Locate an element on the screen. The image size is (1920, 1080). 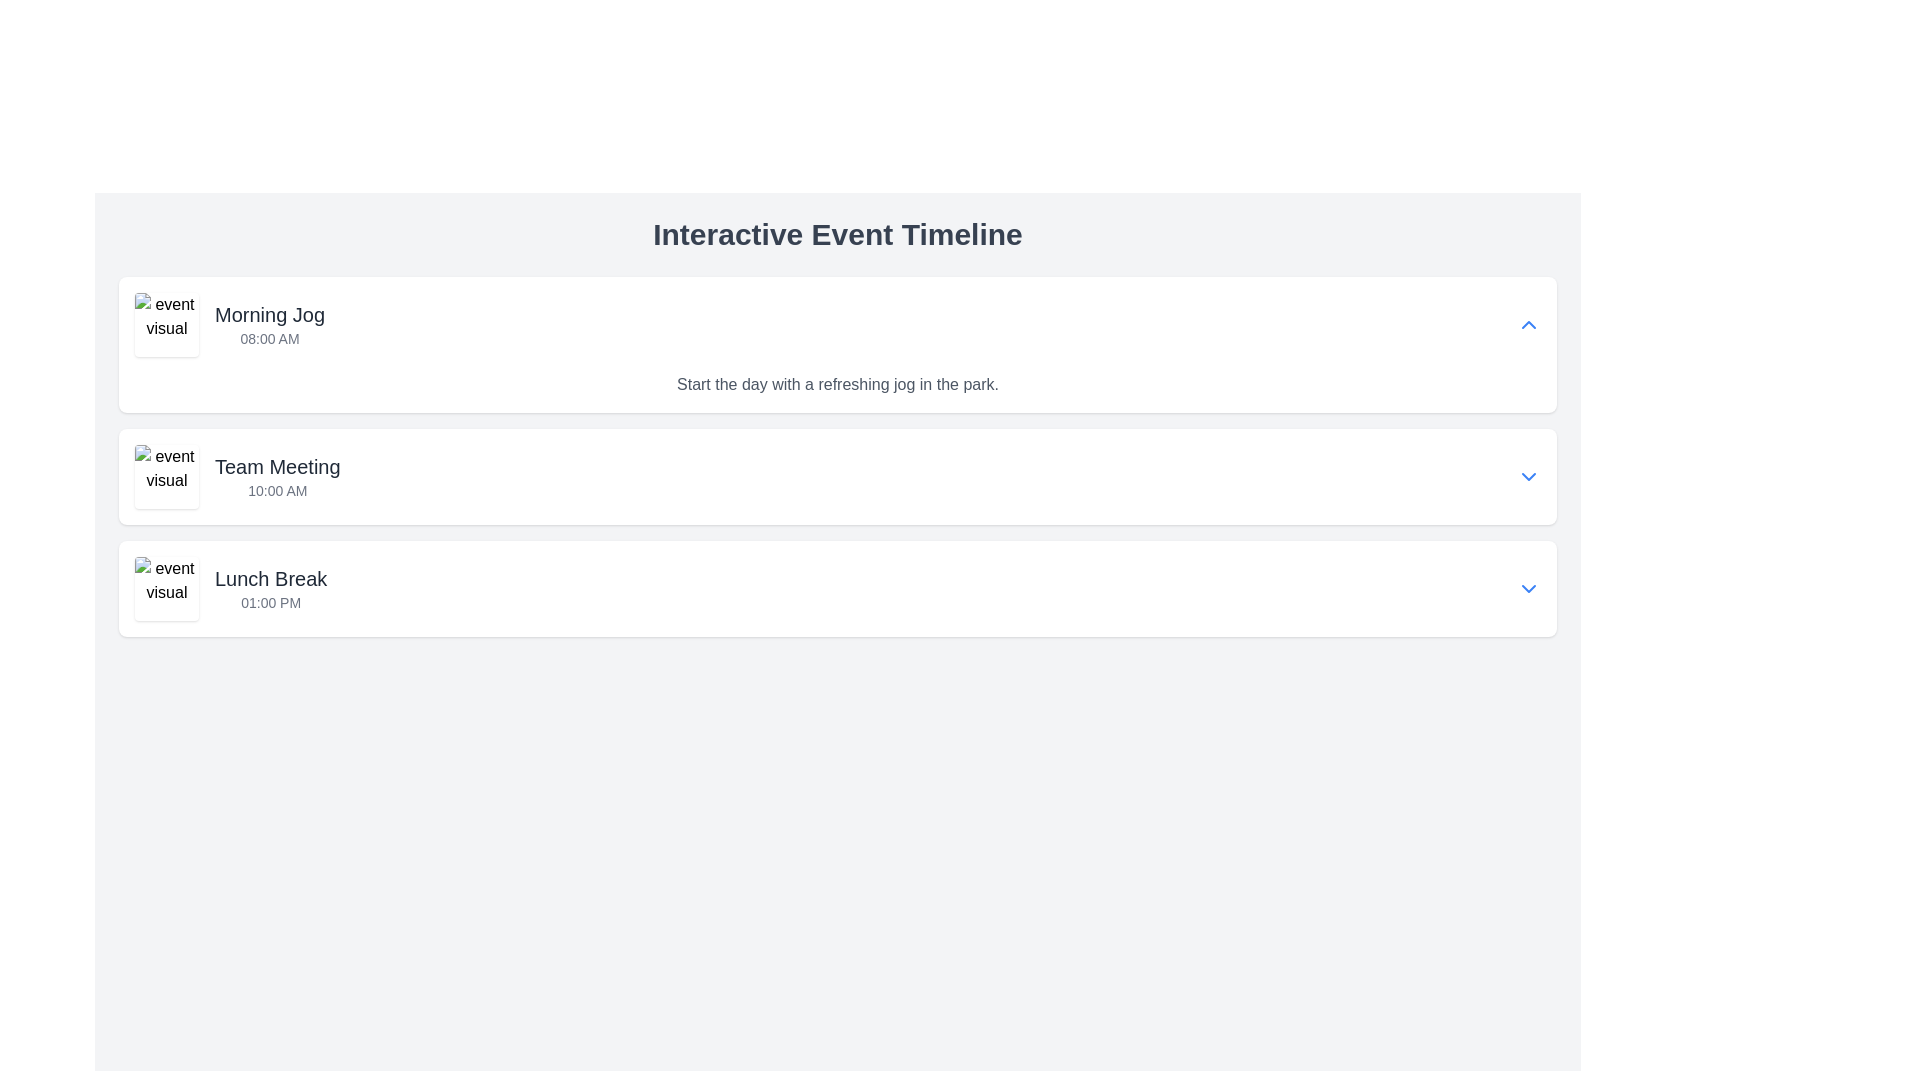
displayed information from the 'Morning Jog' event title and scheduled time text label, which is located in the first row of the event timeline layout is located at coordinates (268, 323).